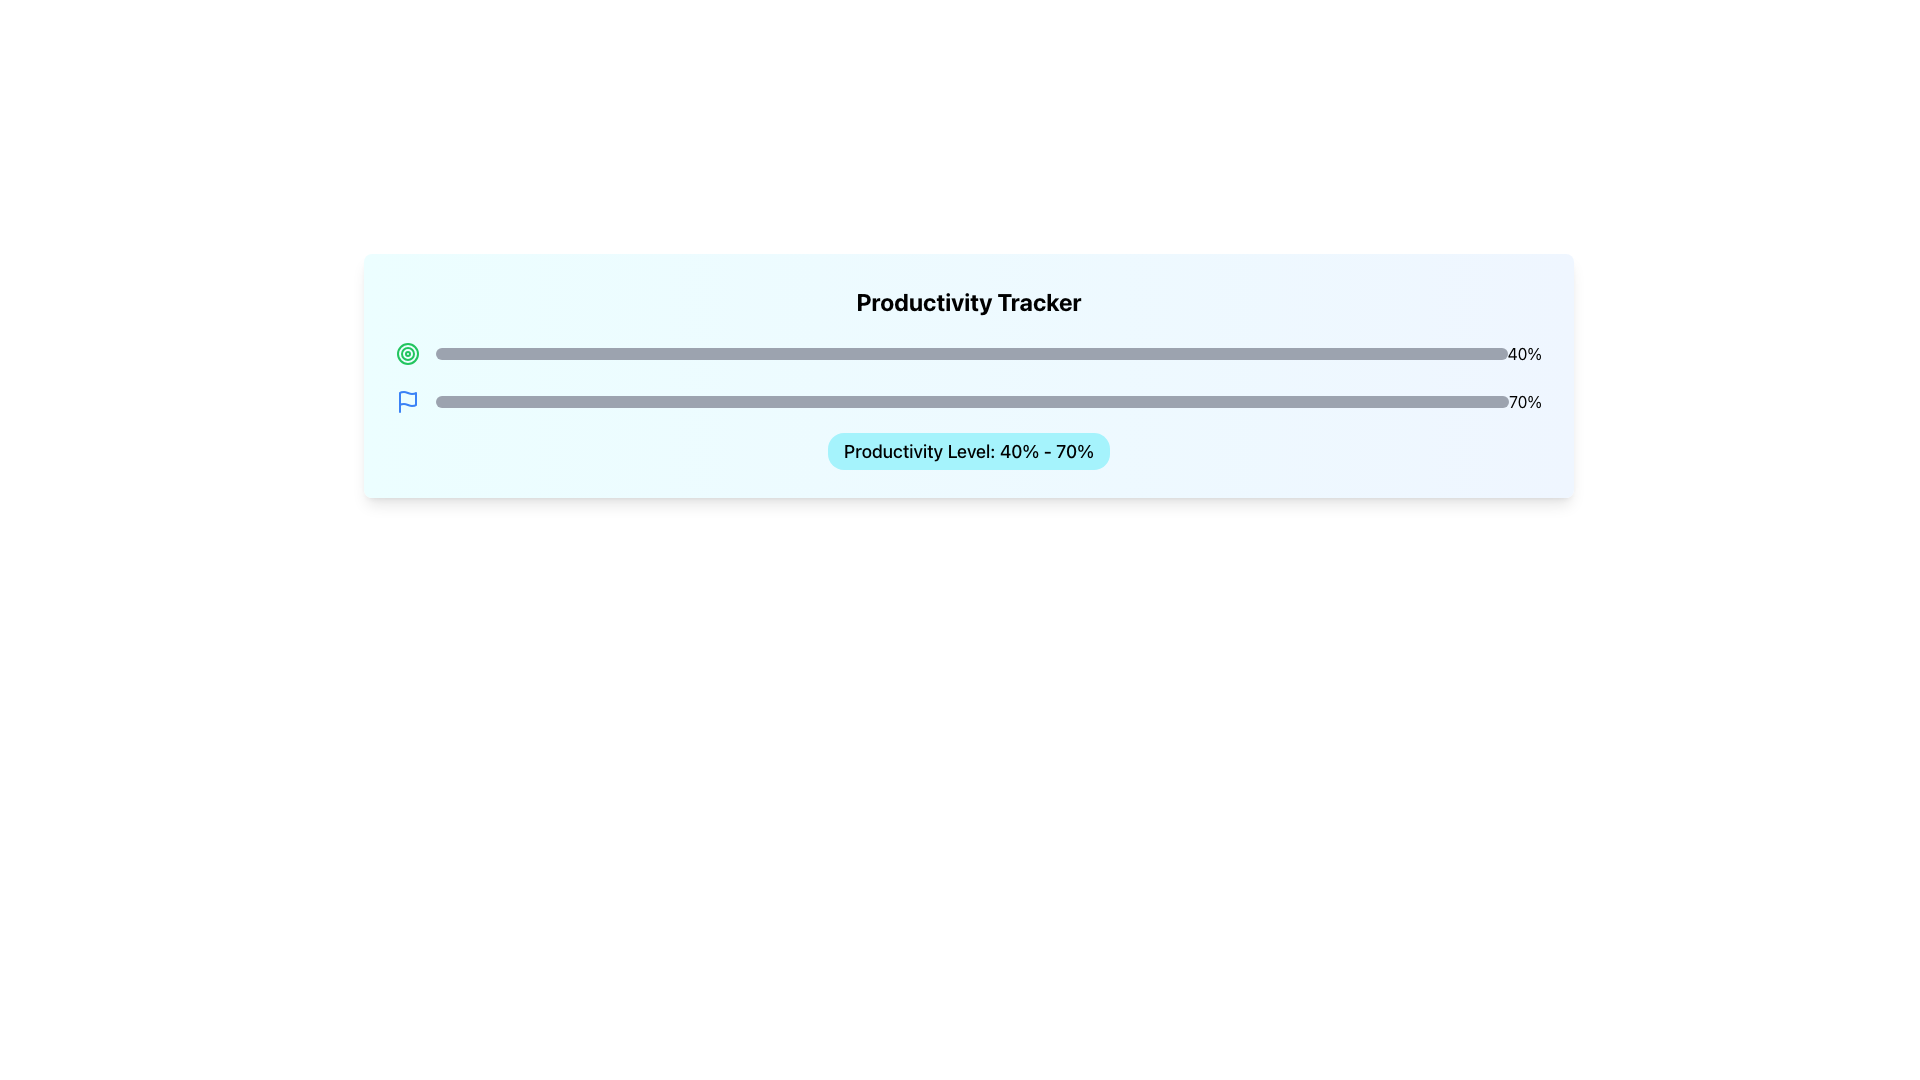 This screenshot has height=1080, width=1920. Describe the element at coordinates (1207, 401) in the screenshot. I see `the progress value` at that location.